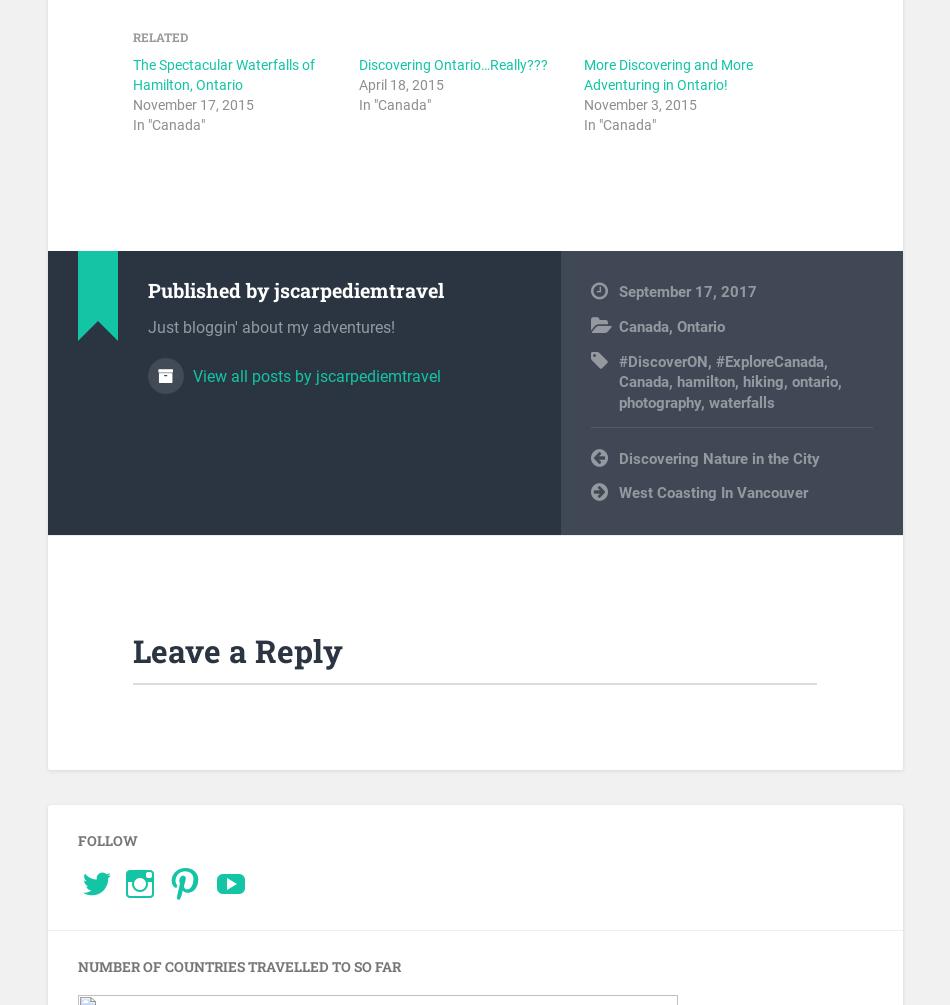 The image size is (950, 1005). What do you see at coordinates (687, 290) in the screenshot?
I see `'September 17, 2017'` at bounding box center [687, 290].